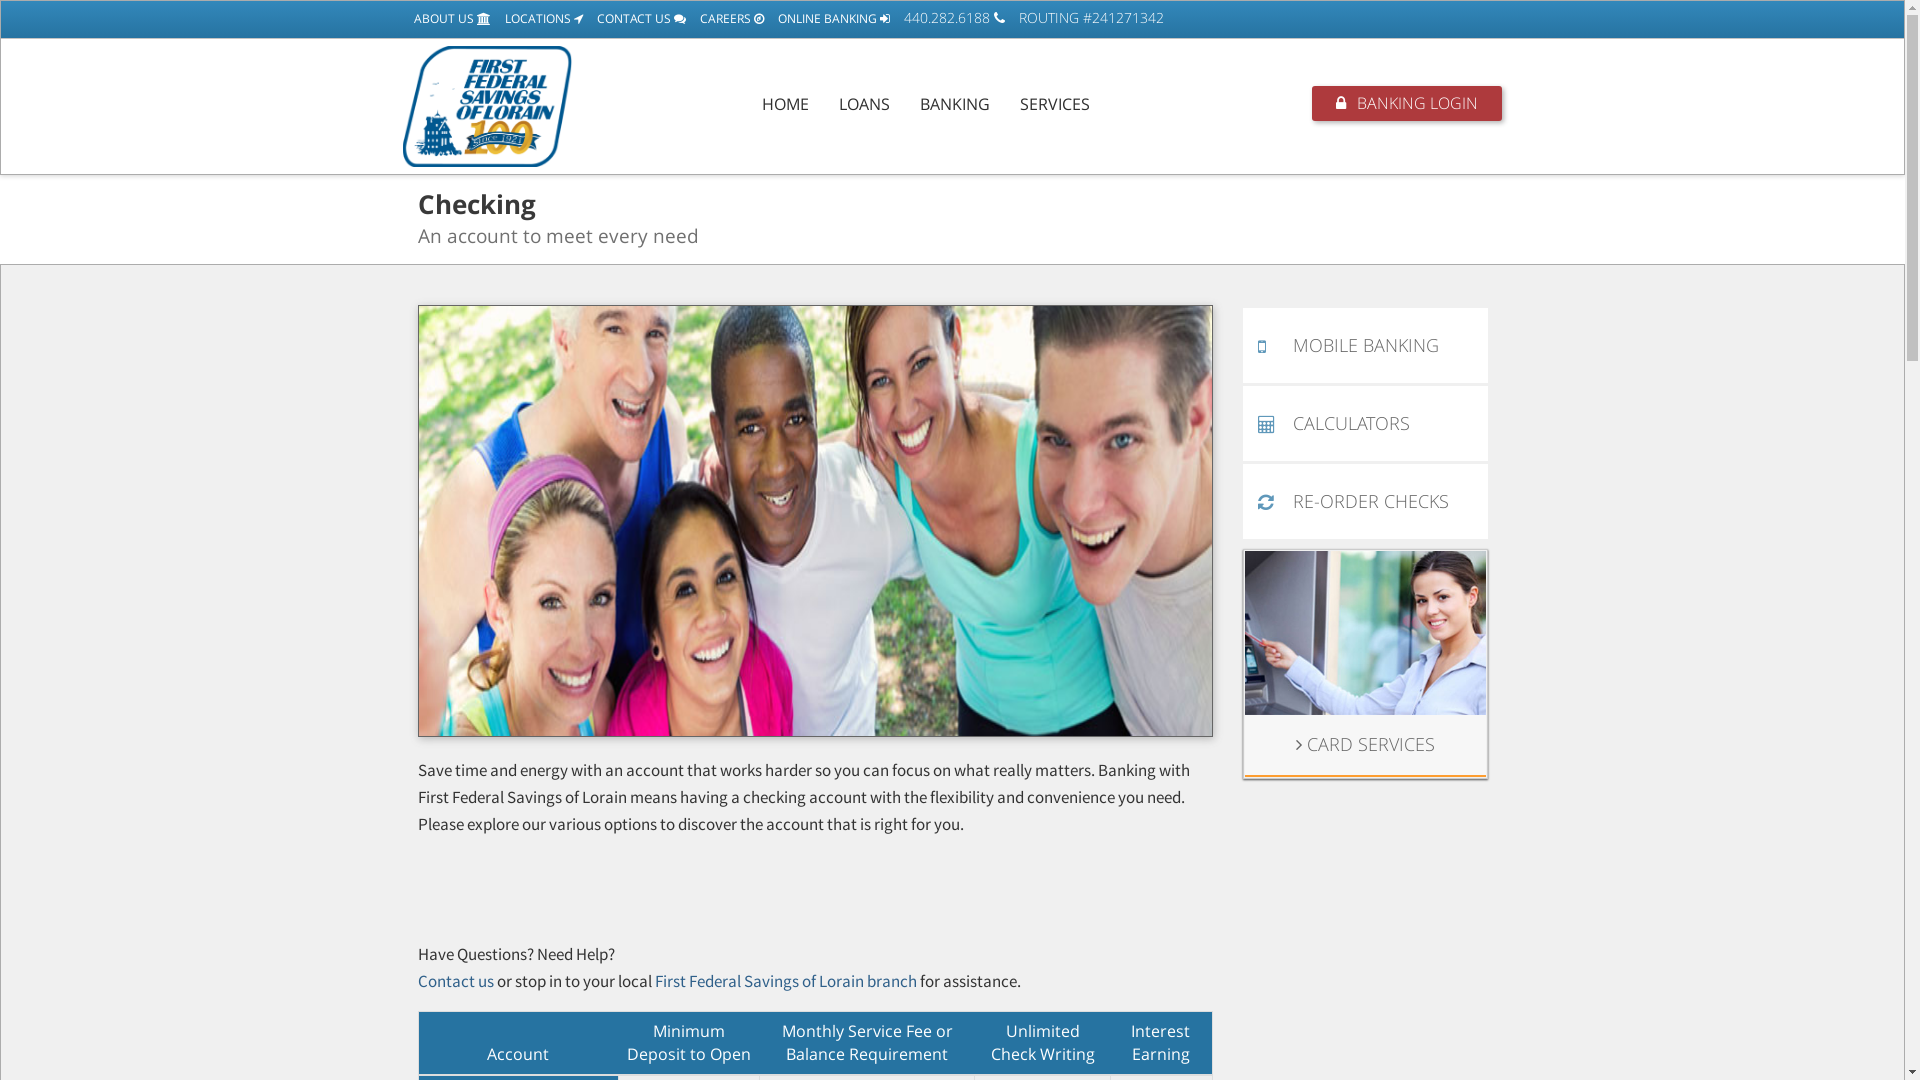 The width and height of the screenshot is (1920, 1080). I want to click on 'CARD SERVICES', so click(1242, 744).